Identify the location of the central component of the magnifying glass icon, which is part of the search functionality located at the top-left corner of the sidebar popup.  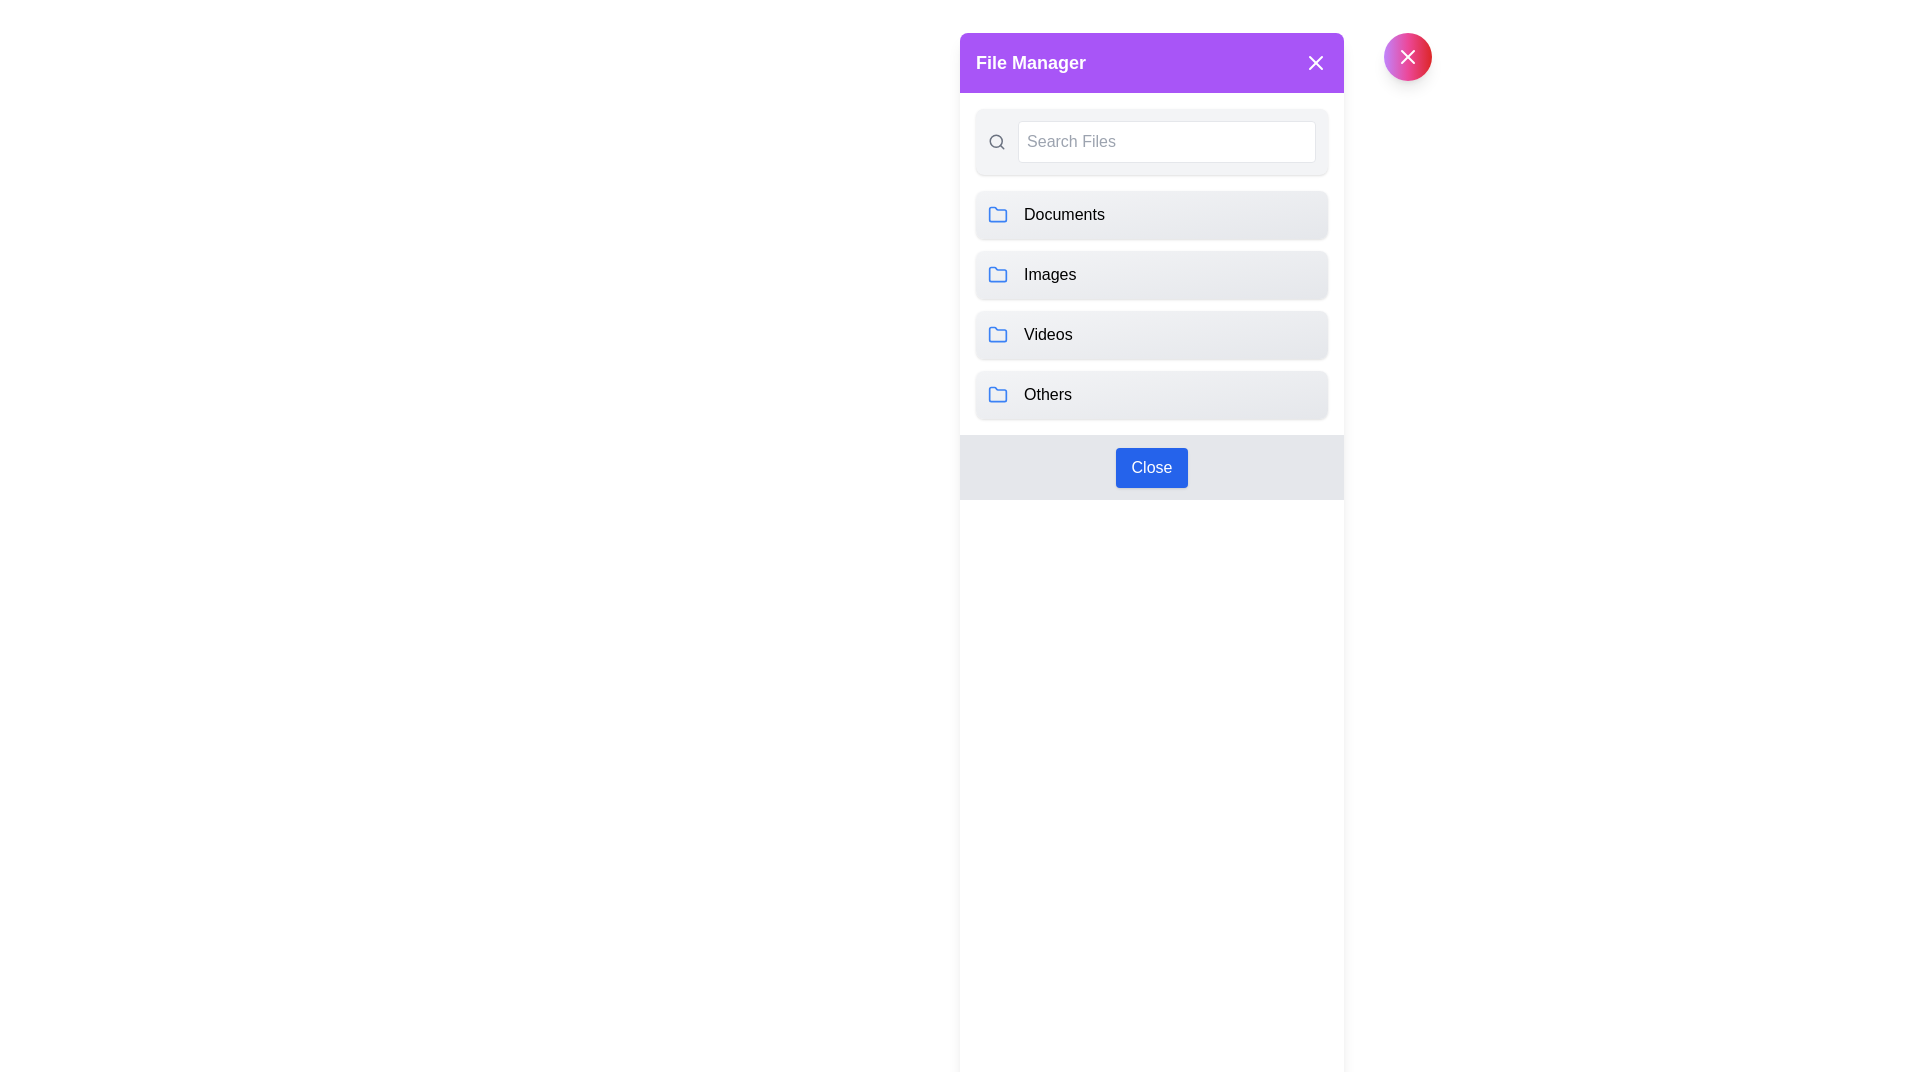
(996, 140).